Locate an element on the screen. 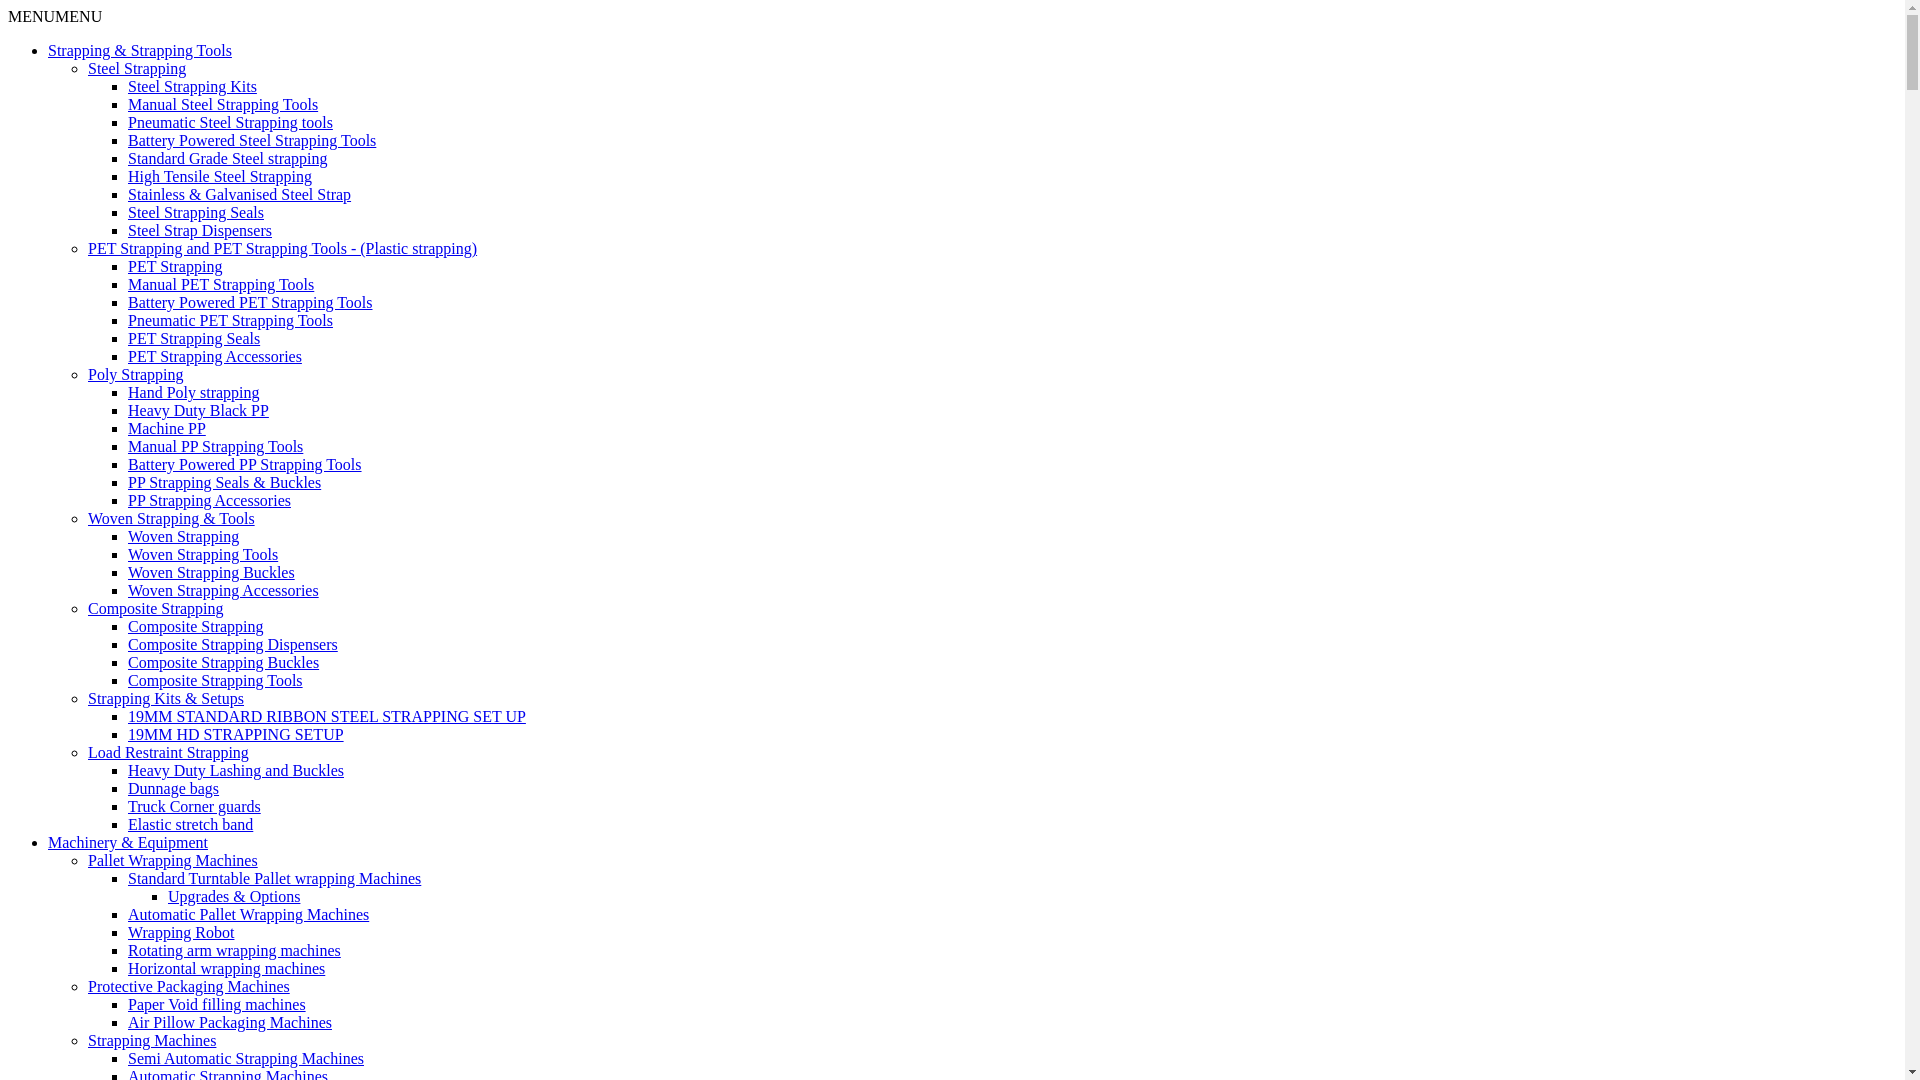  'Stainless & Galvanised Steel Strap' is located at coordinates (239, 194).